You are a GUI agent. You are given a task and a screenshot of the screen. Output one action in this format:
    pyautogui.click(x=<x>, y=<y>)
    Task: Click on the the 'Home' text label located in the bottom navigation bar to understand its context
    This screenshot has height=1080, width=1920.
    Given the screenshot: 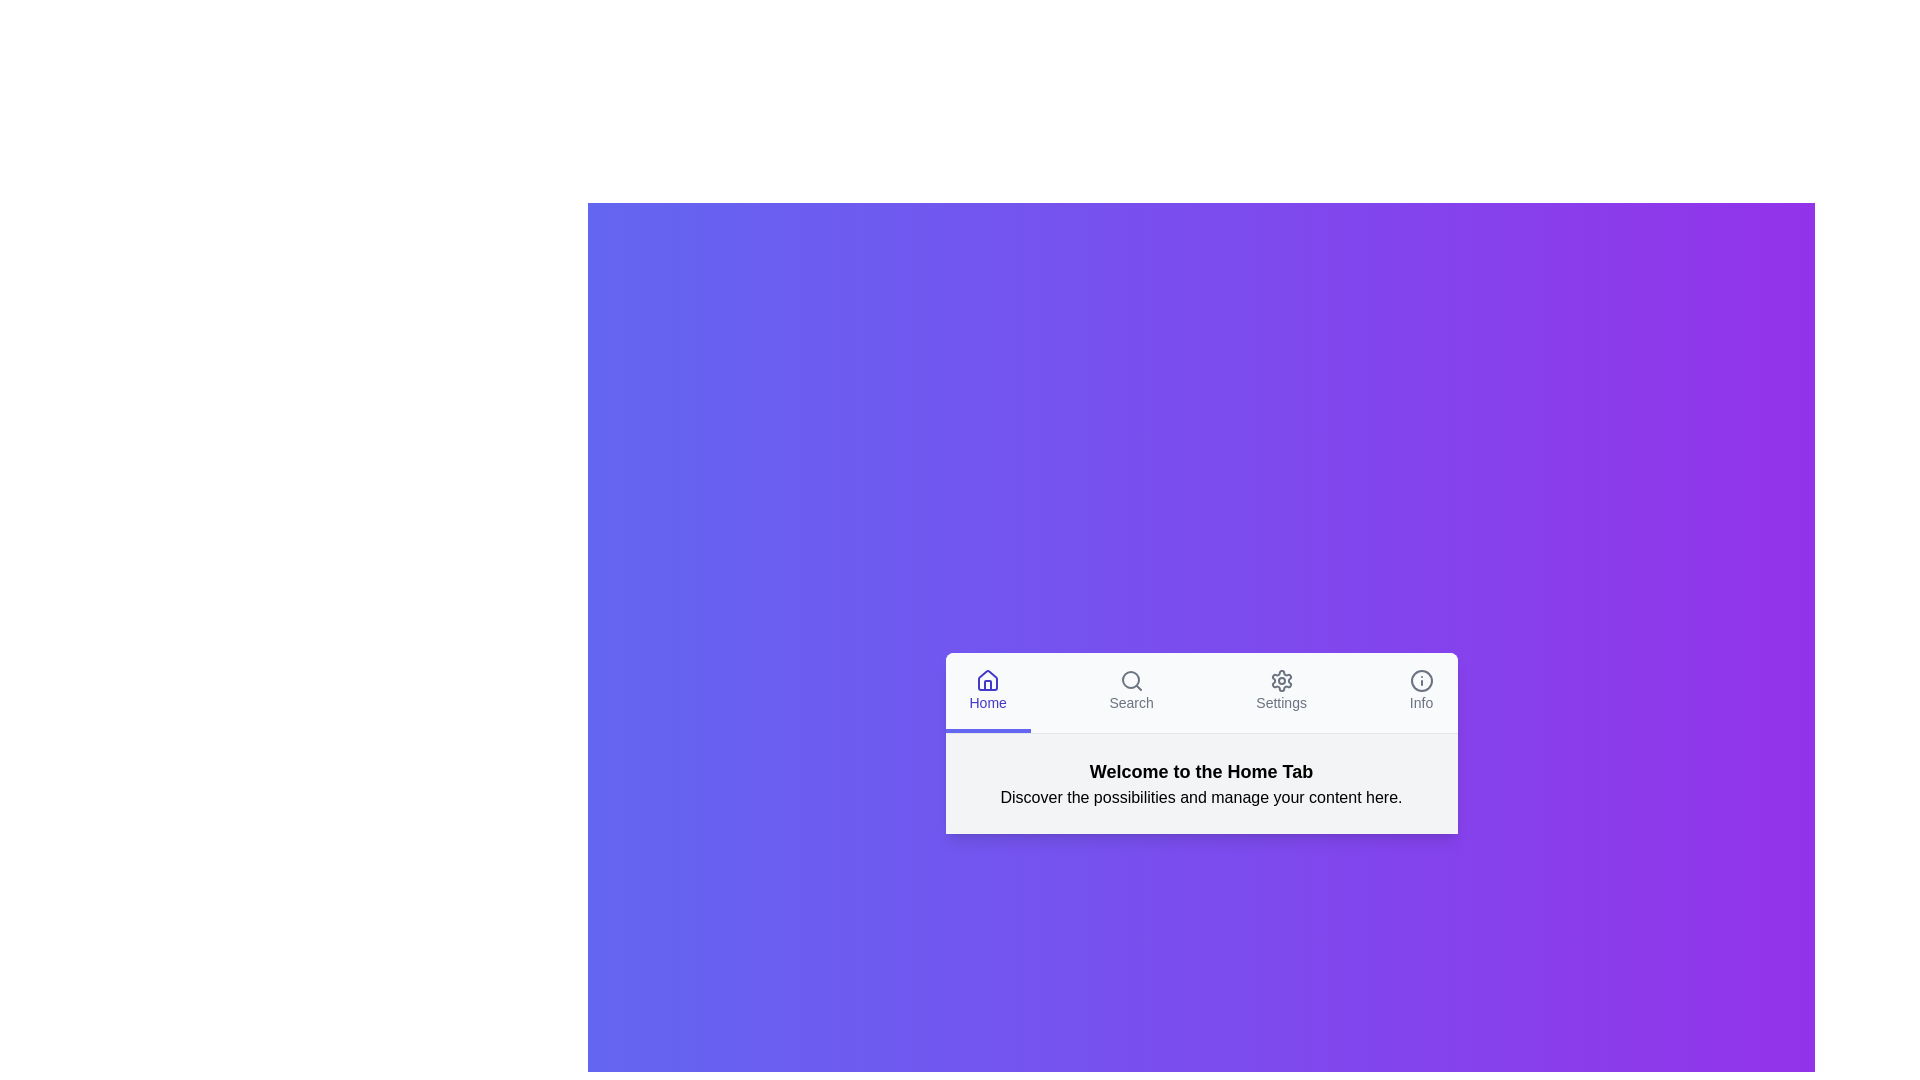 What is the action you would take?
    pyautogui.click(x=988, y=701)
    